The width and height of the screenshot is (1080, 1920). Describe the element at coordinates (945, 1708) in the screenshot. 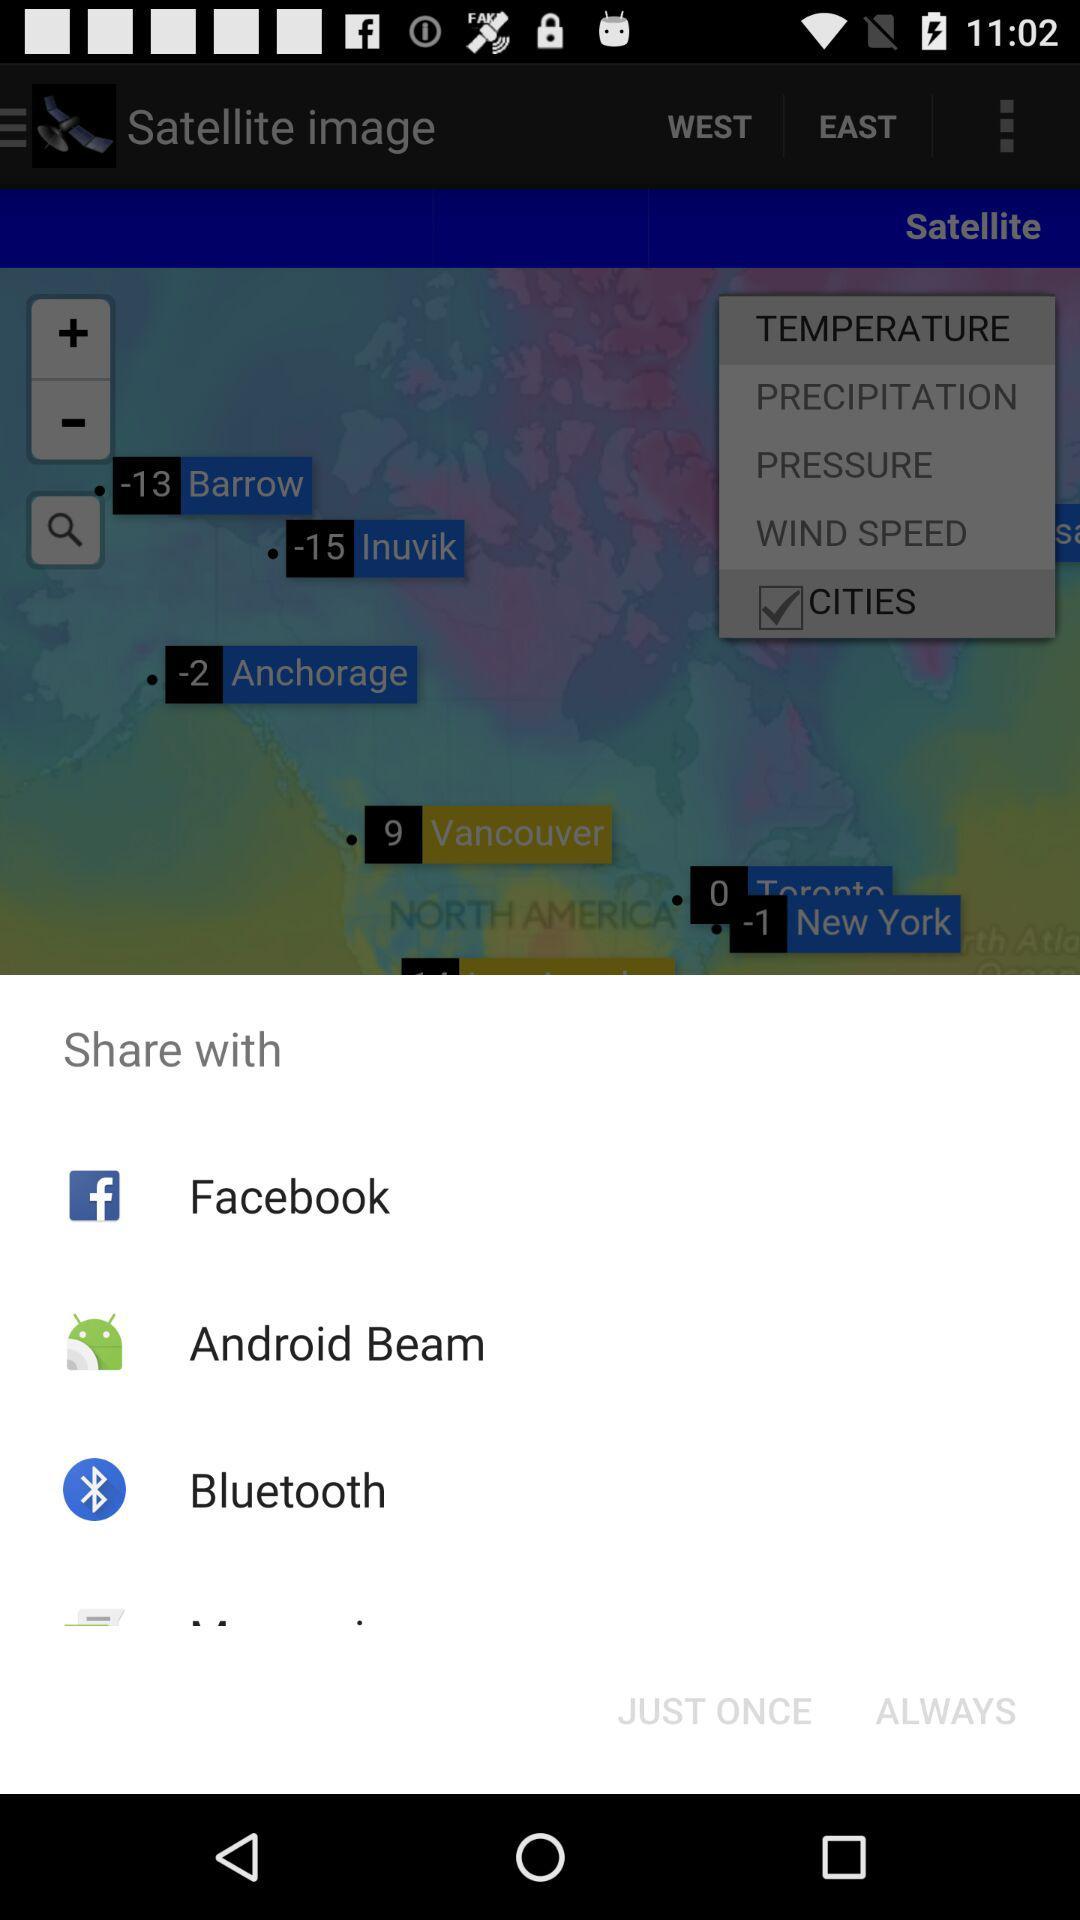

I see `icon at the bottom right corner` at that location.